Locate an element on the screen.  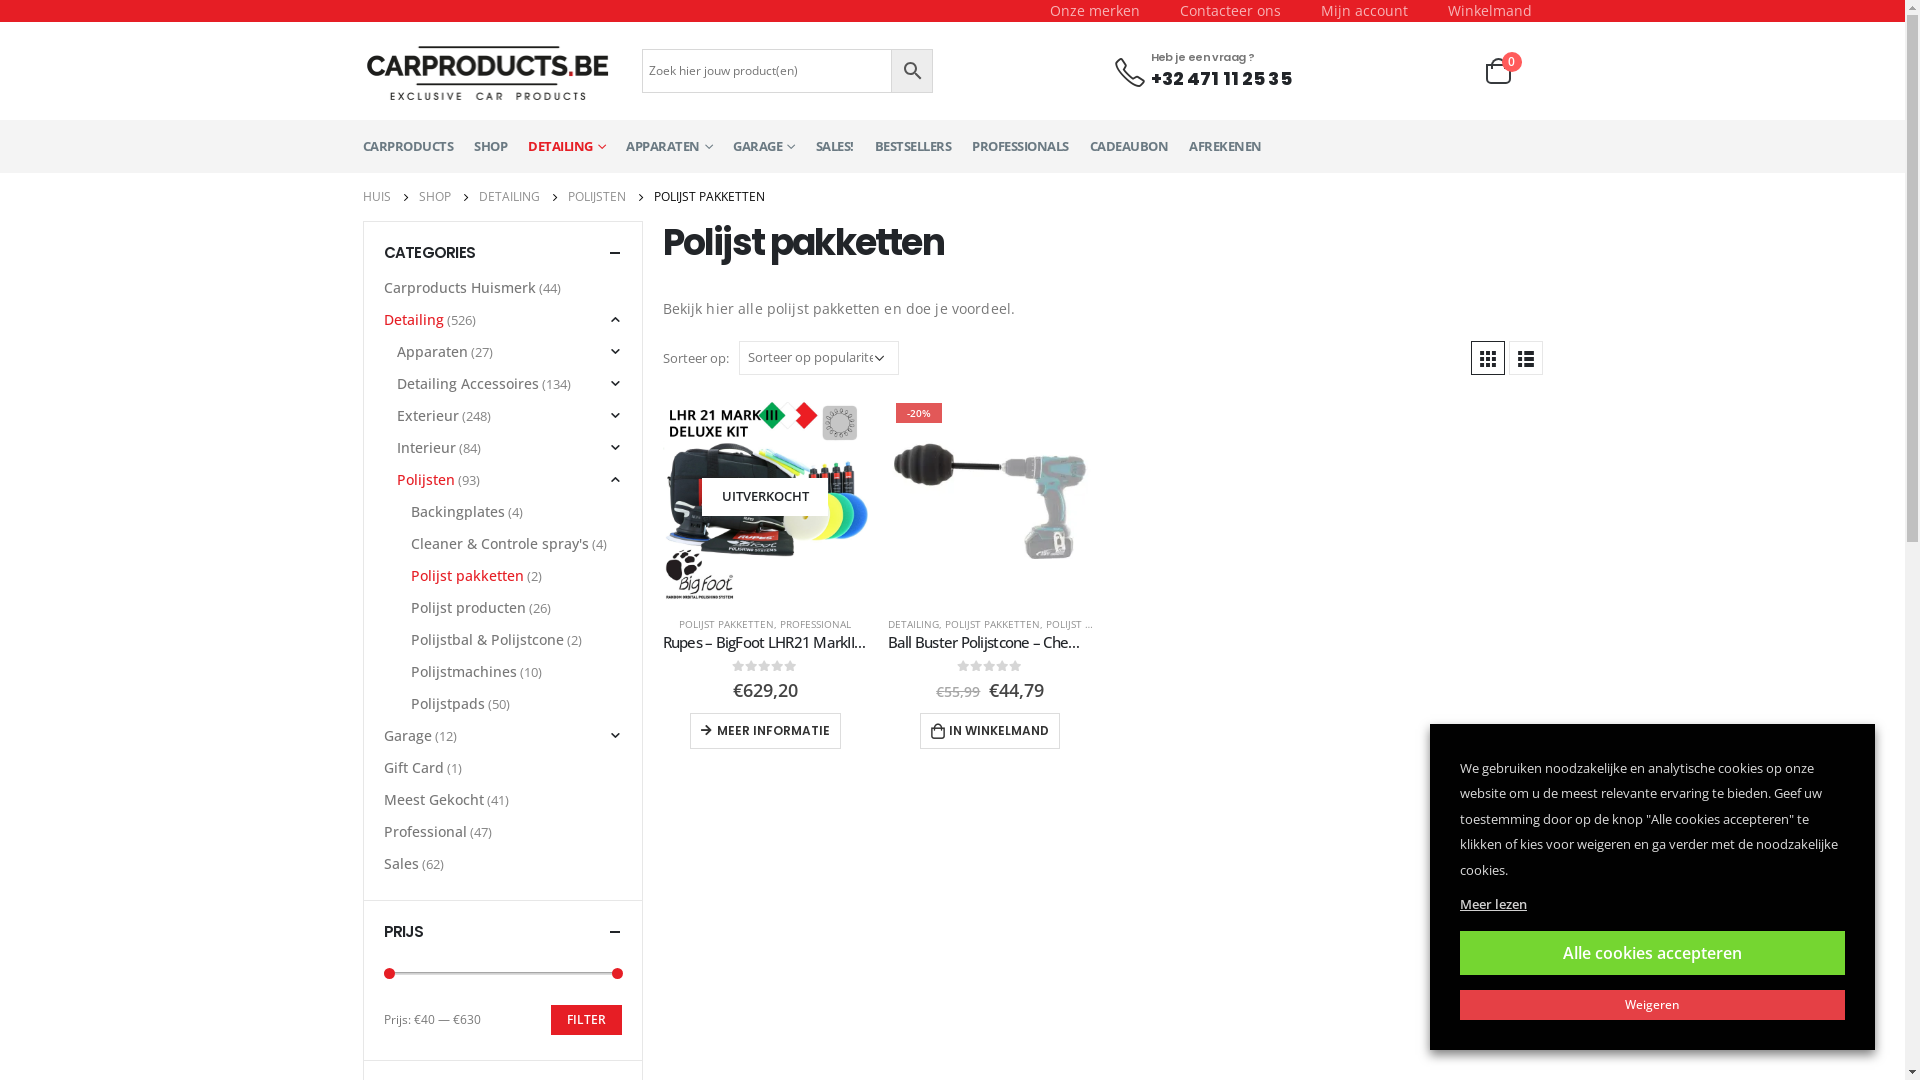
'APPARATEN' is located at coordinates (668, 145).